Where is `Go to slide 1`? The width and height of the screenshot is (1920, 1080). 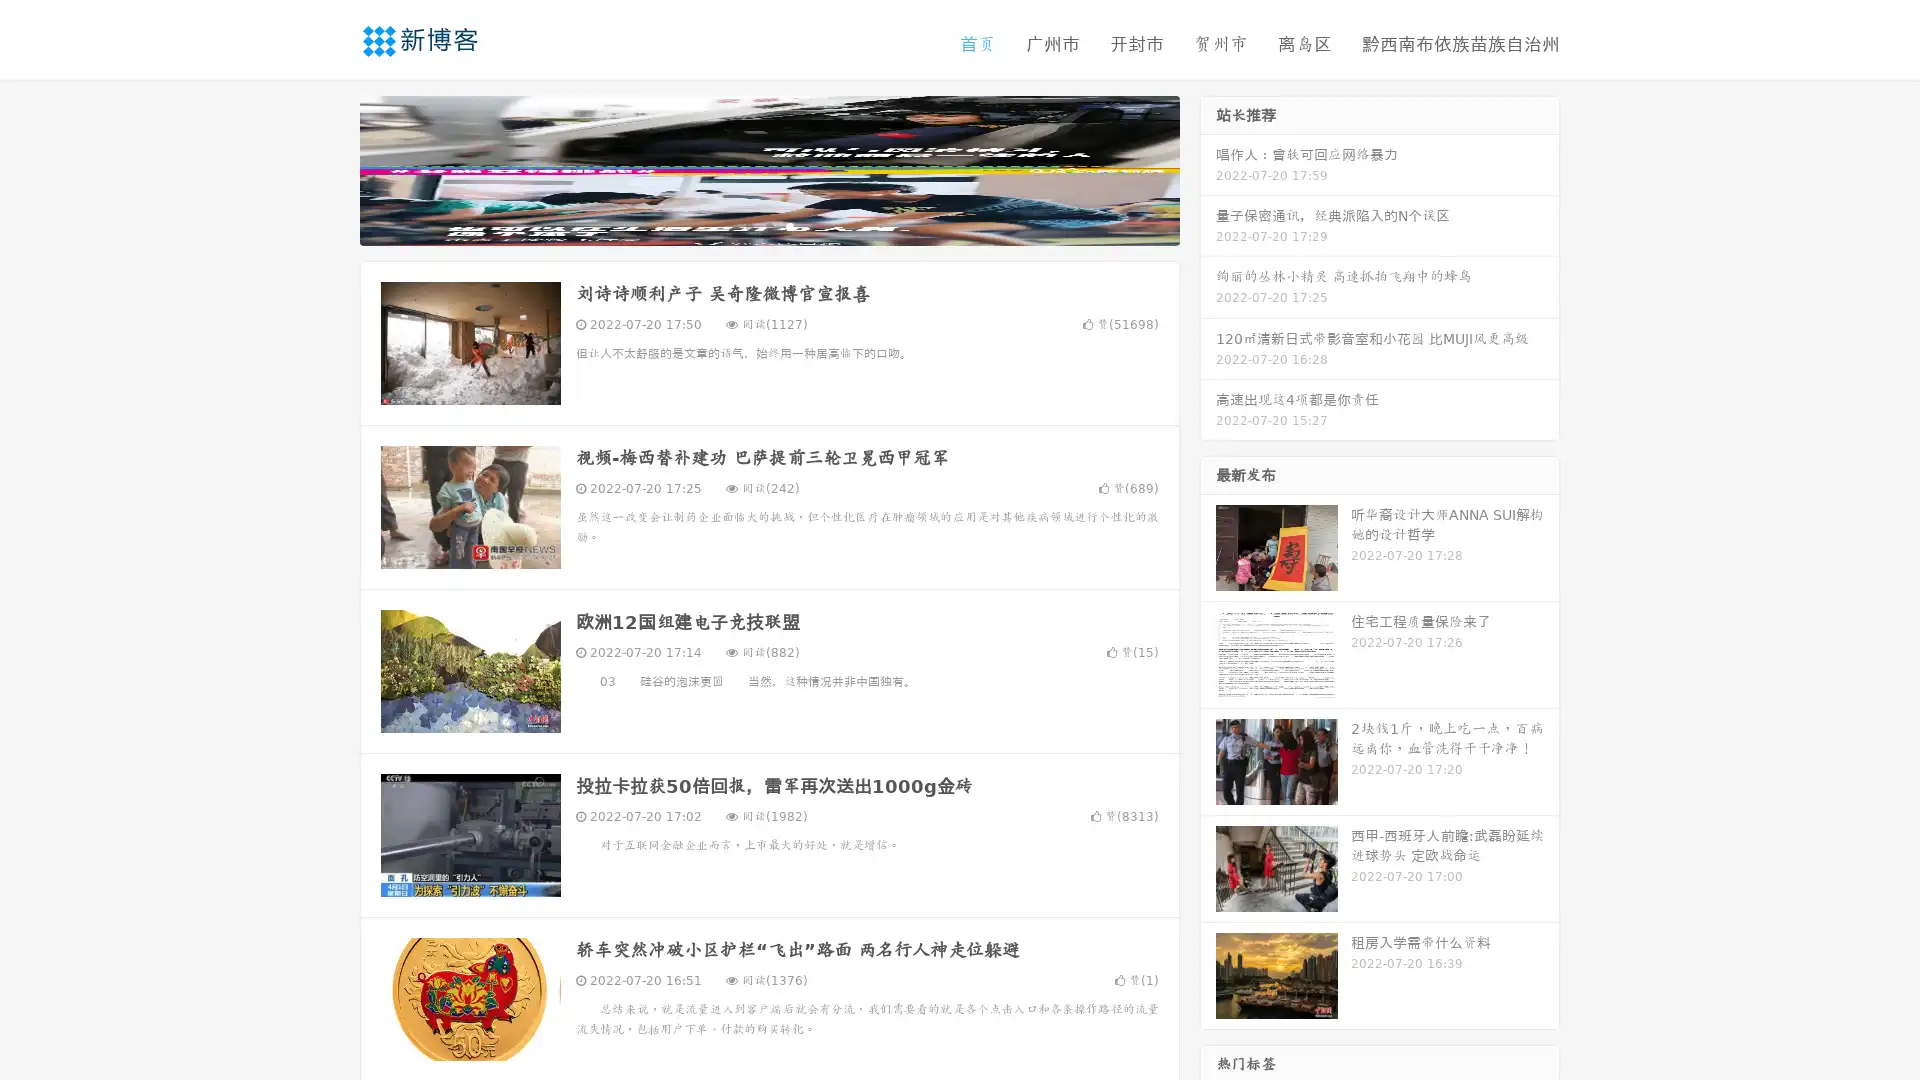 Go to slide 1 is located at coordinates (748, 225).